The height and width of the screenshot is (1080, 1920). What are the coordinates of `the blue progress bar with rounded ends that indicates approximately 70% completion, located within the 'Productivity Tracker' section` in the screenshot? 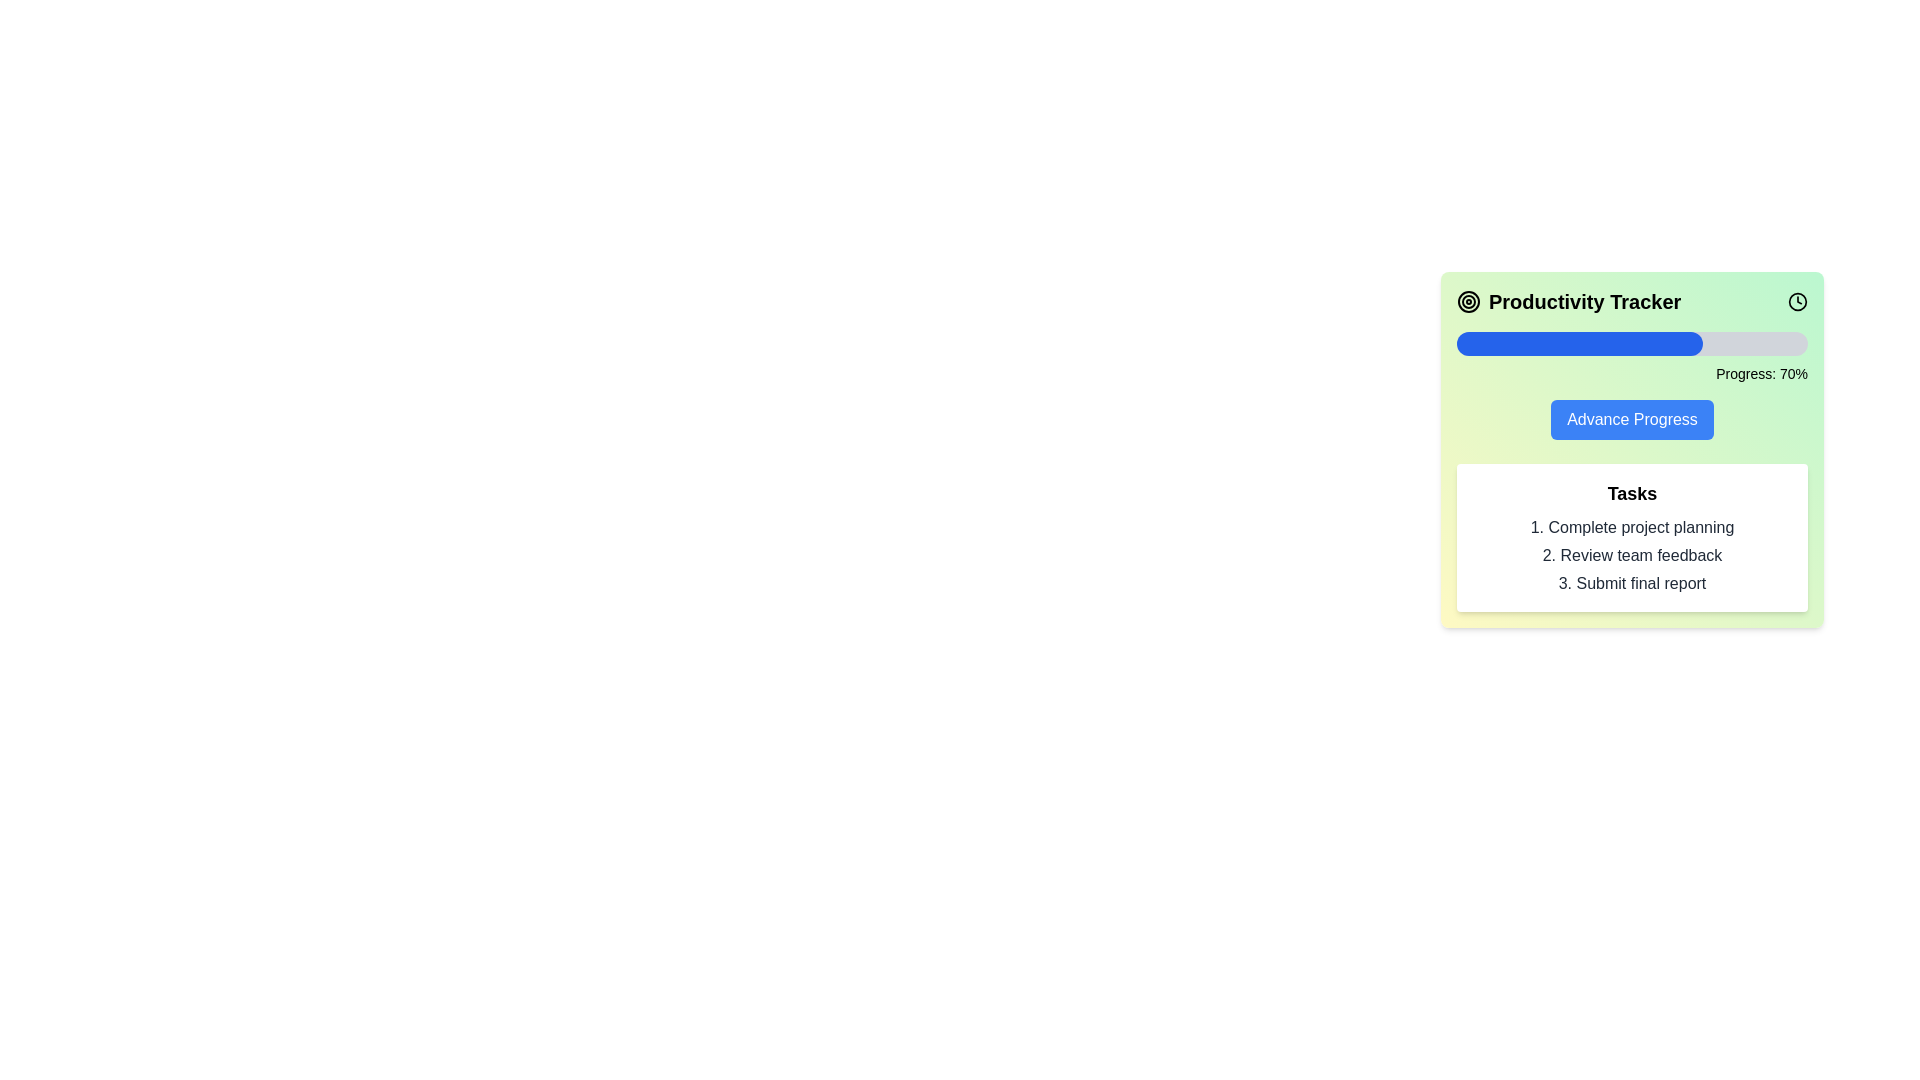 It's located at (1578, 342).